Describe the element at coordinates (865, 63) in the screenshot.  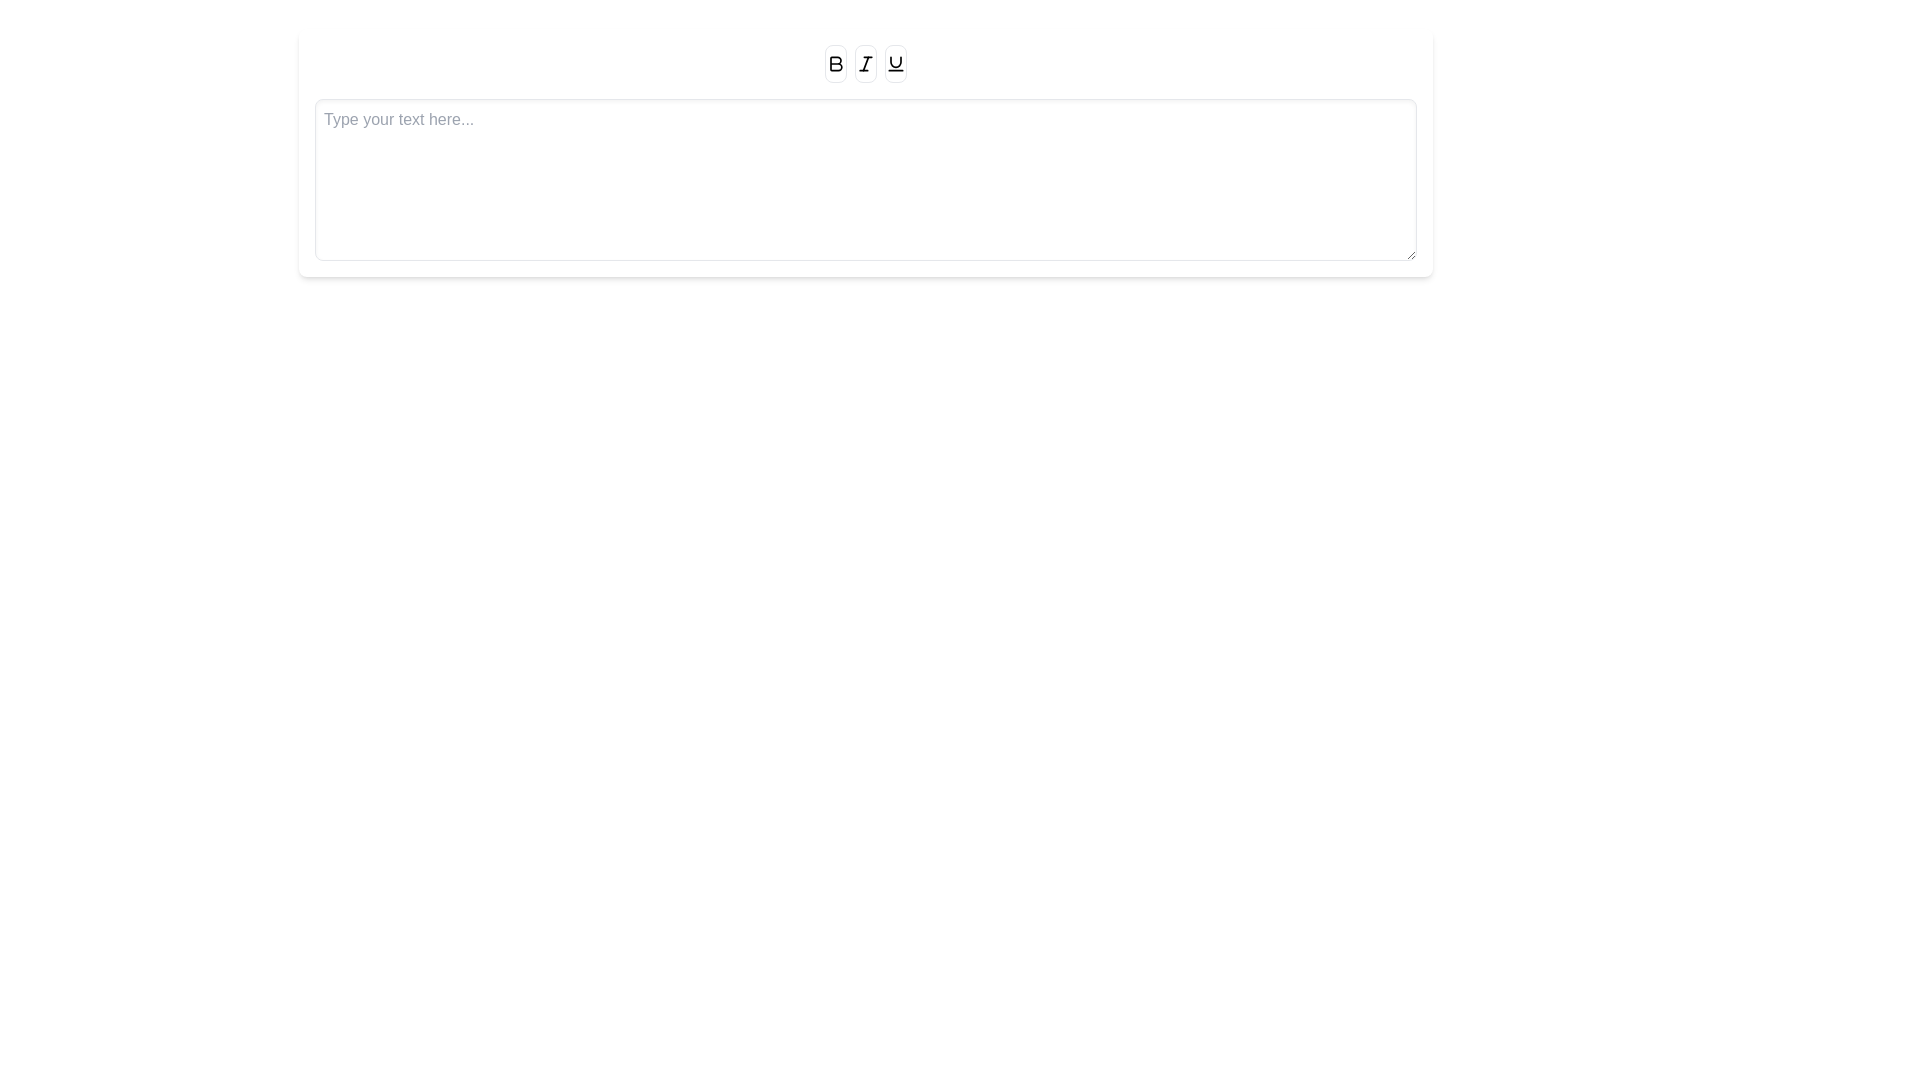
I see `the italic 'I' icon button for text formatting located in the center of the button group above the text input field` at that location.